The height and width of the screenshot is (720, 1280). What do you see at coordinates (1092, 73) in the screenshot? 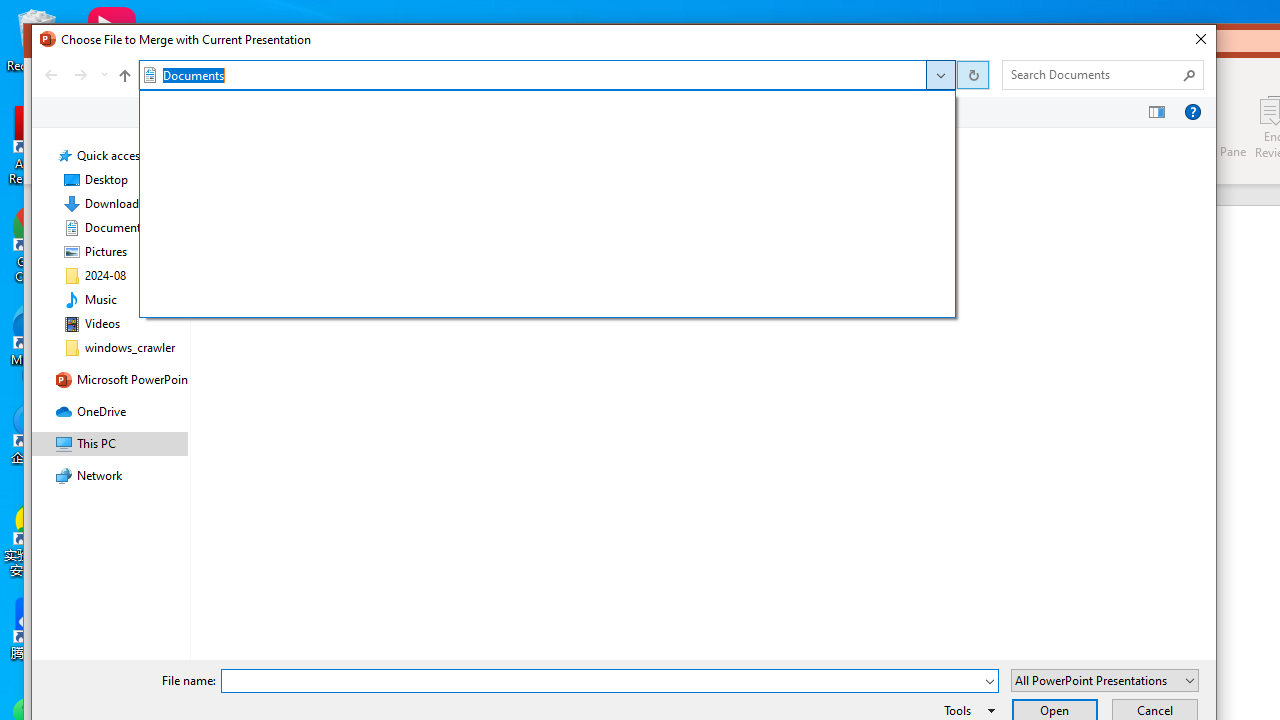
I see `'Search Box'` at bounding box center [1092, 73].